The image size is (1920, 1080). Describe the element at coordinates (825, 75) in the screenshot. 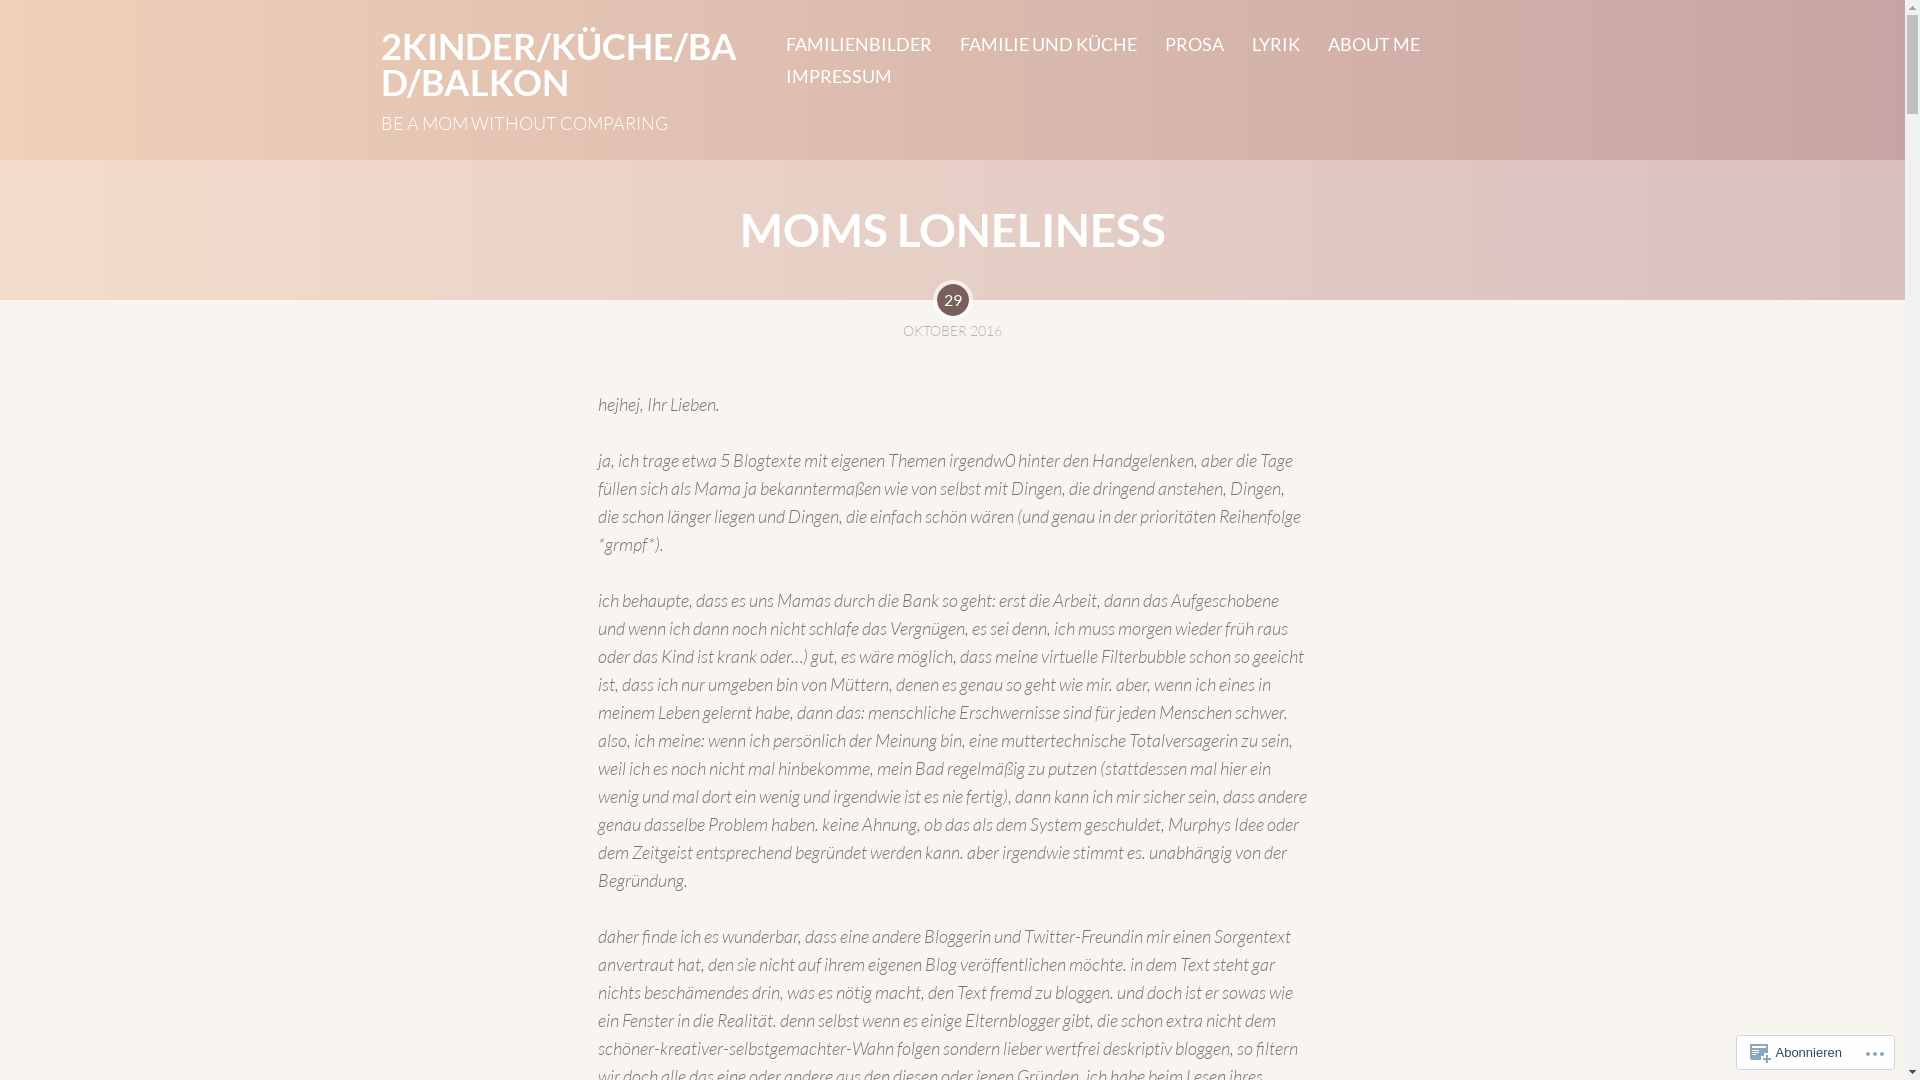

I see `'IMPRESSUM'` at that location.